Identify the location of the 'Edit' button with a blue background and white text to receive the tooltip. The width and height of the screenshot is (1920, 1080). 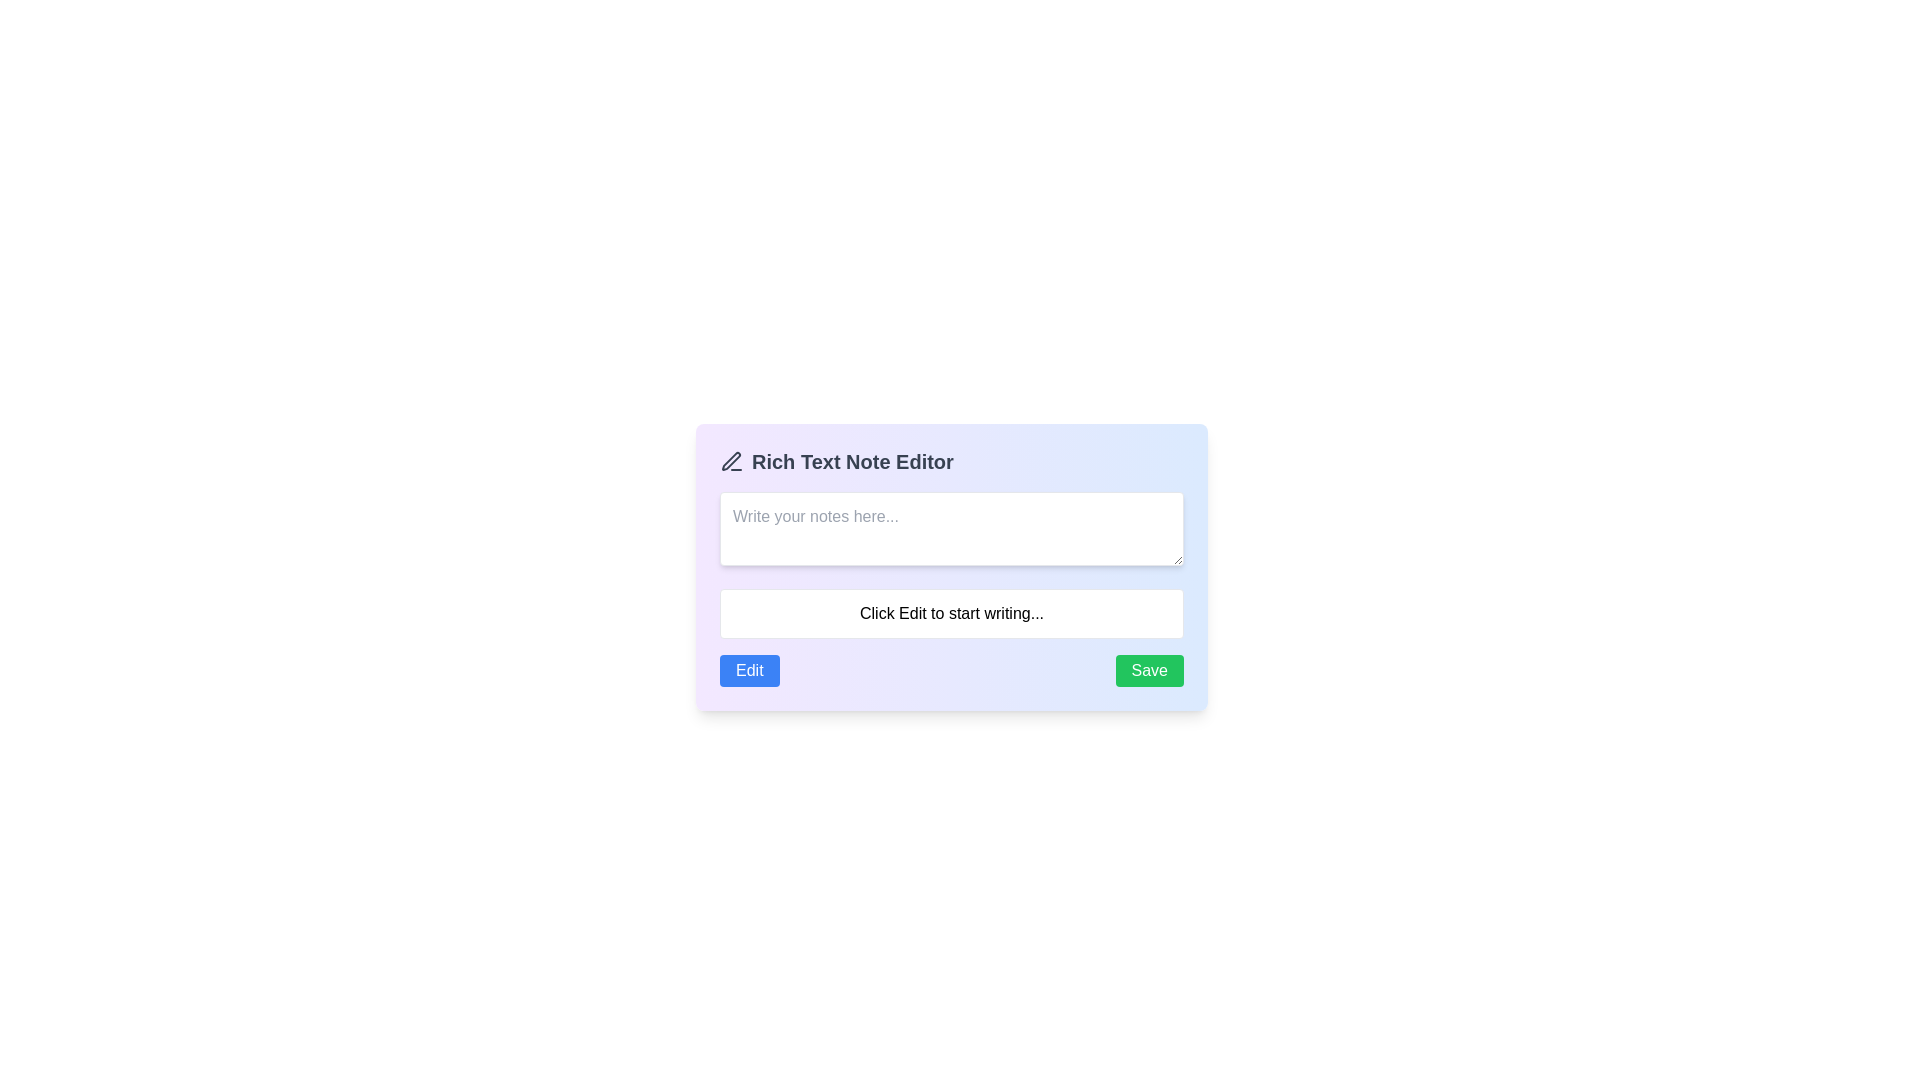
(748, 671).